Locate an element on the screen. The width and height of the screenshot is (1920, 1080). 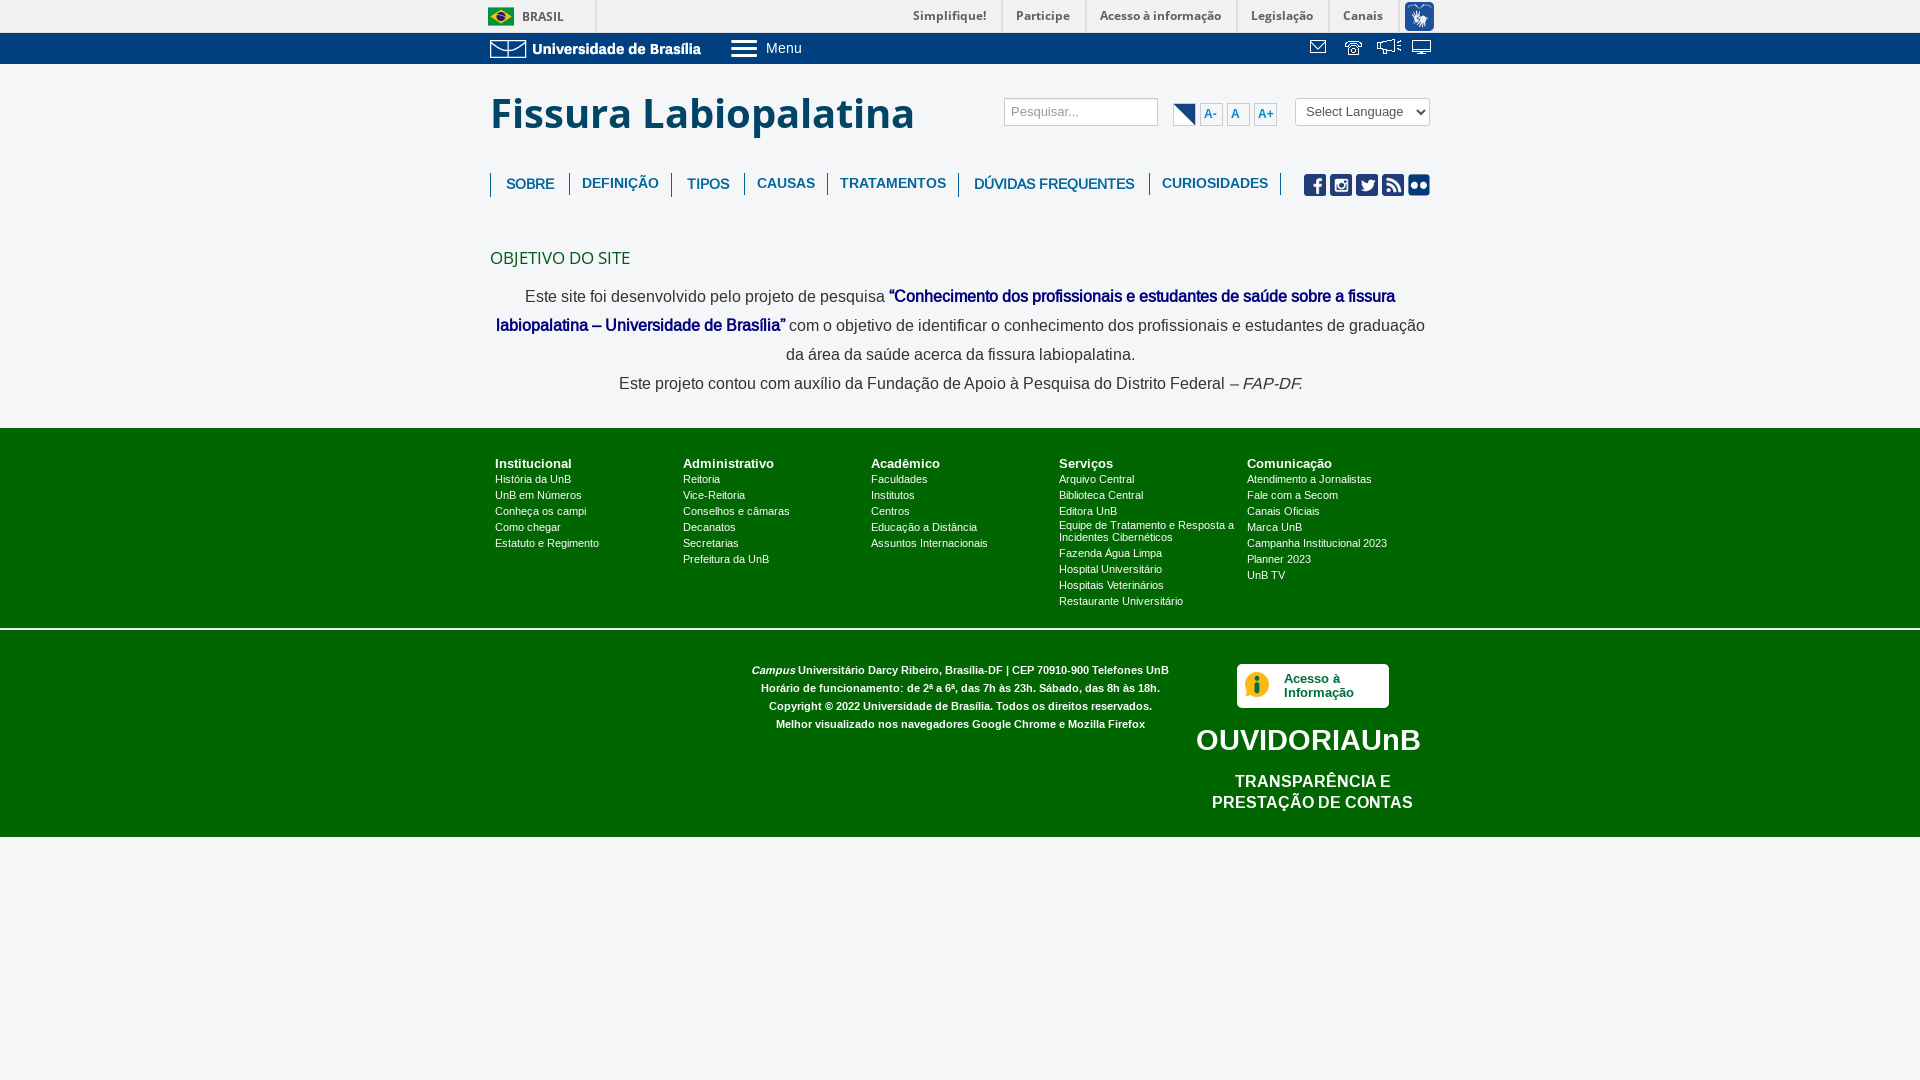
'Arquivo Central' is located at coordinates (1095, 479).